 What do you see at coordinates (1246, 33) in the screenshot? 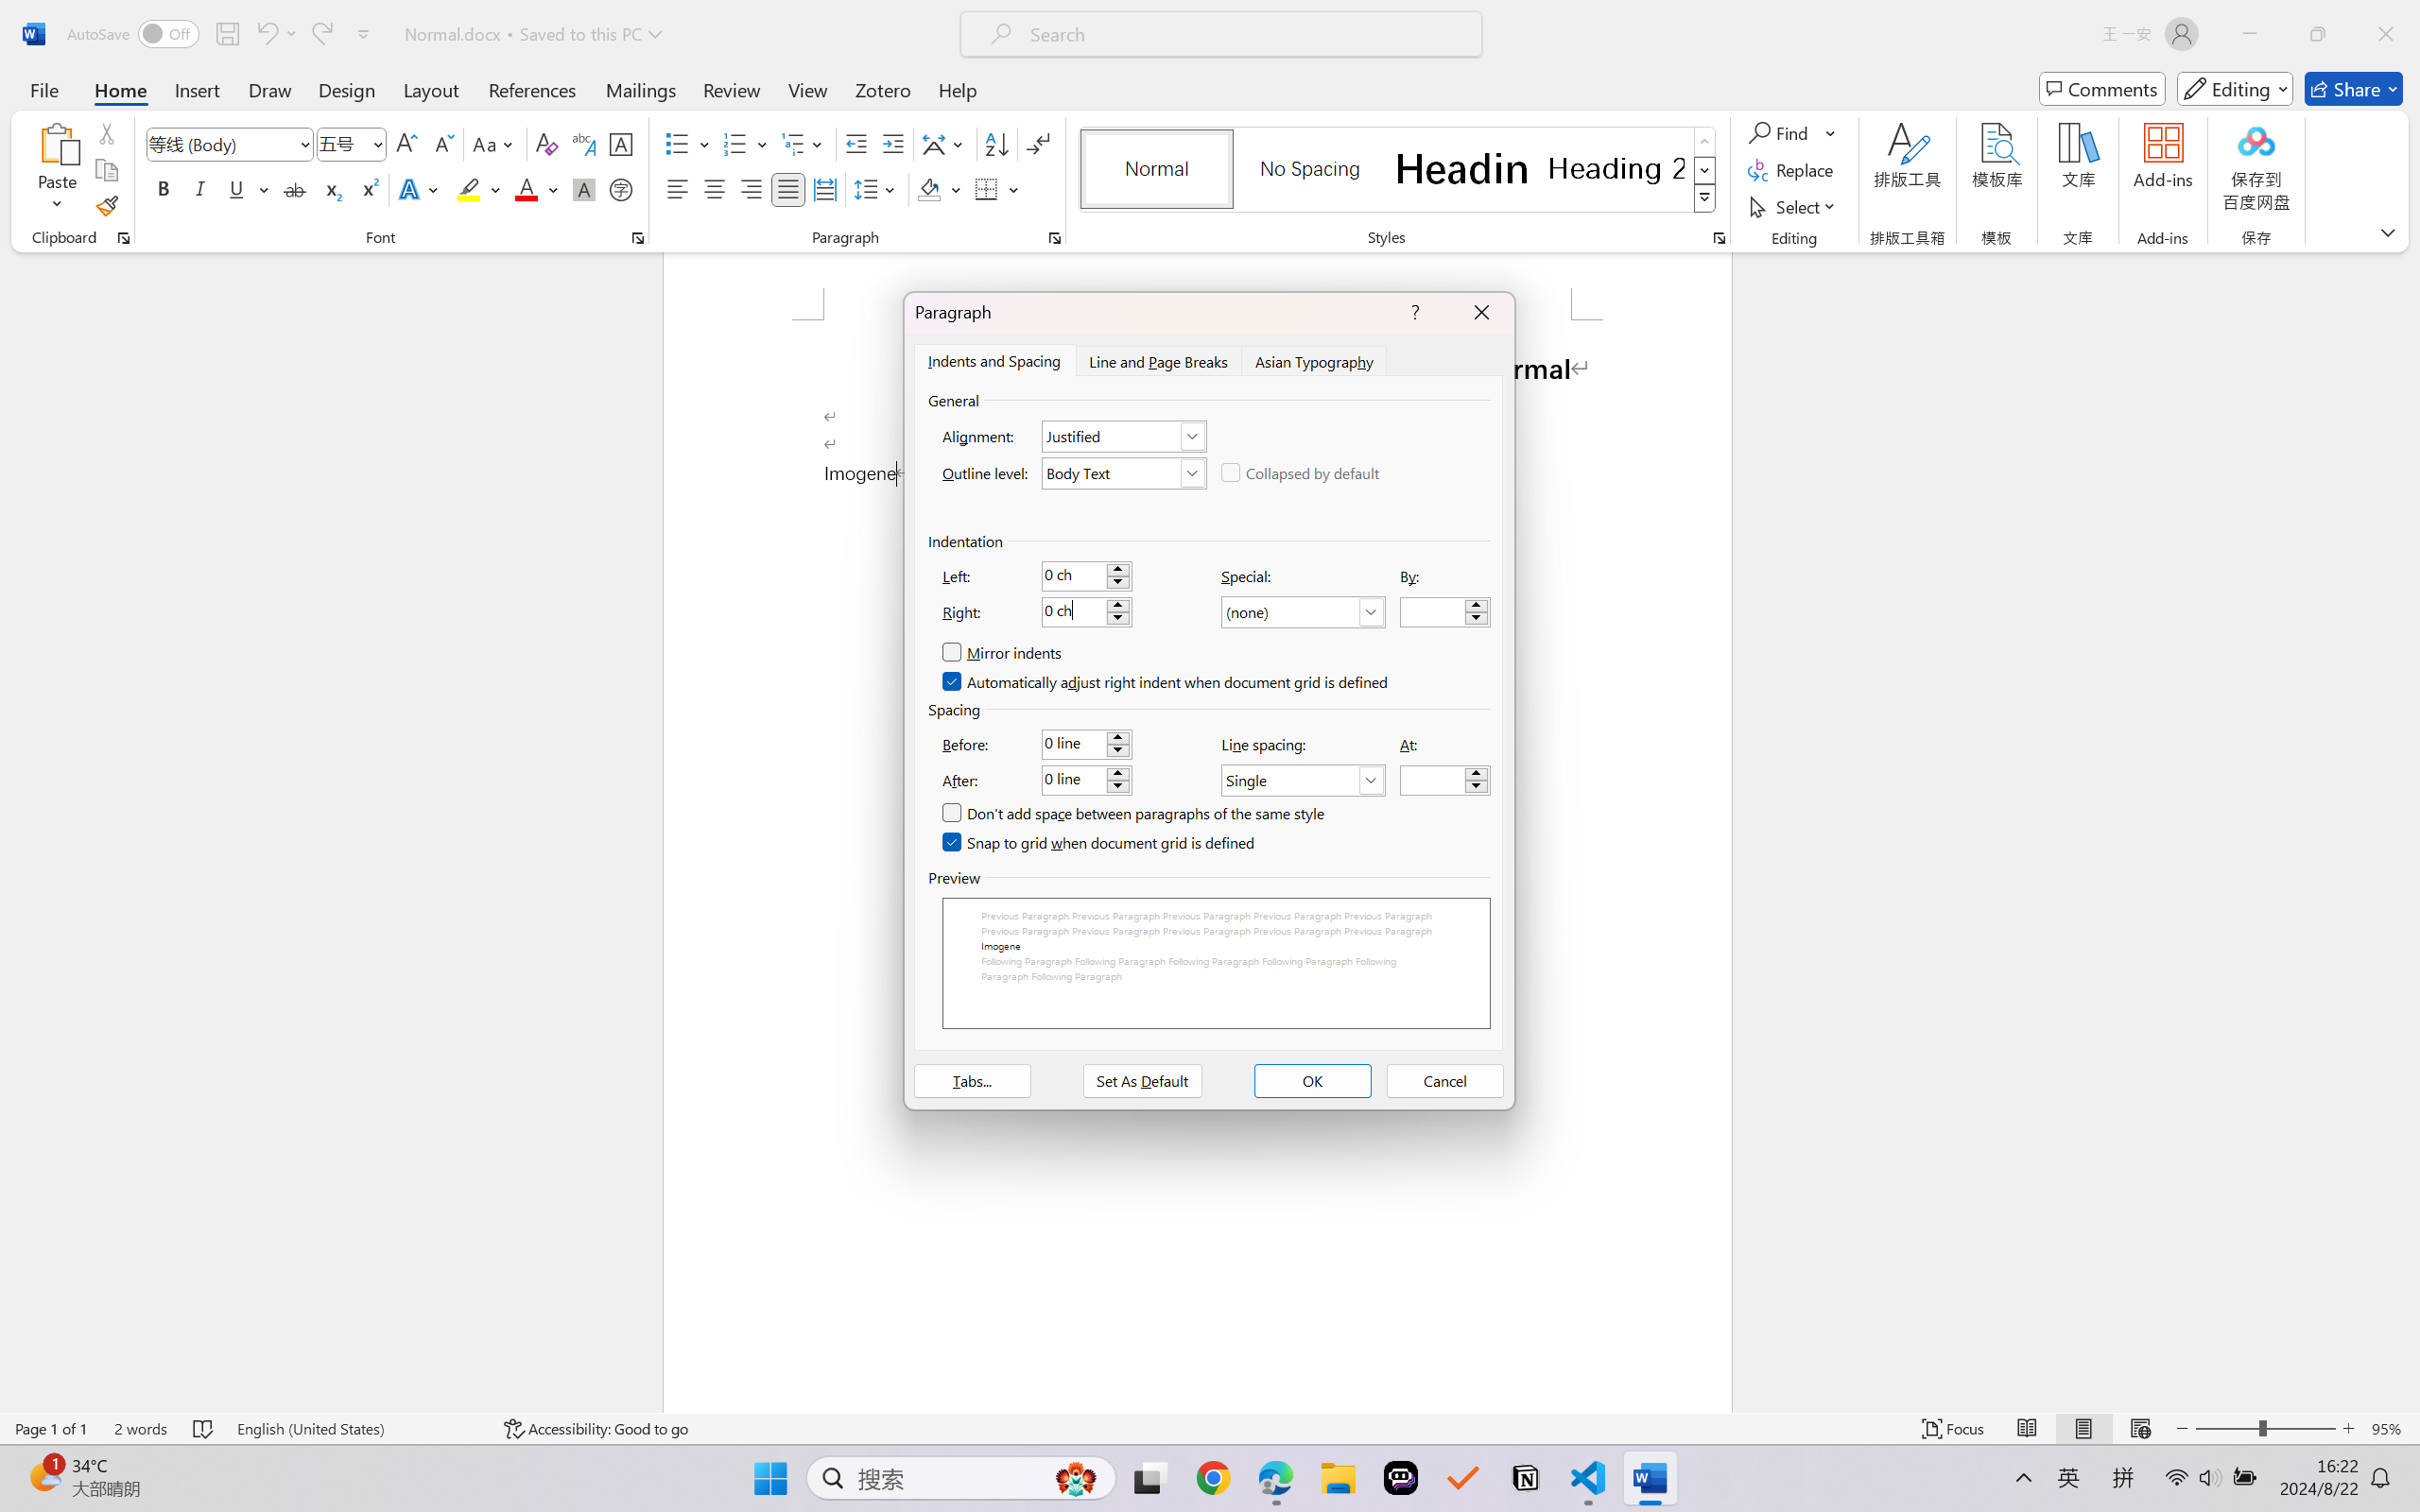
I see `'Microsoft search'` at bounding box center [1246, 33].